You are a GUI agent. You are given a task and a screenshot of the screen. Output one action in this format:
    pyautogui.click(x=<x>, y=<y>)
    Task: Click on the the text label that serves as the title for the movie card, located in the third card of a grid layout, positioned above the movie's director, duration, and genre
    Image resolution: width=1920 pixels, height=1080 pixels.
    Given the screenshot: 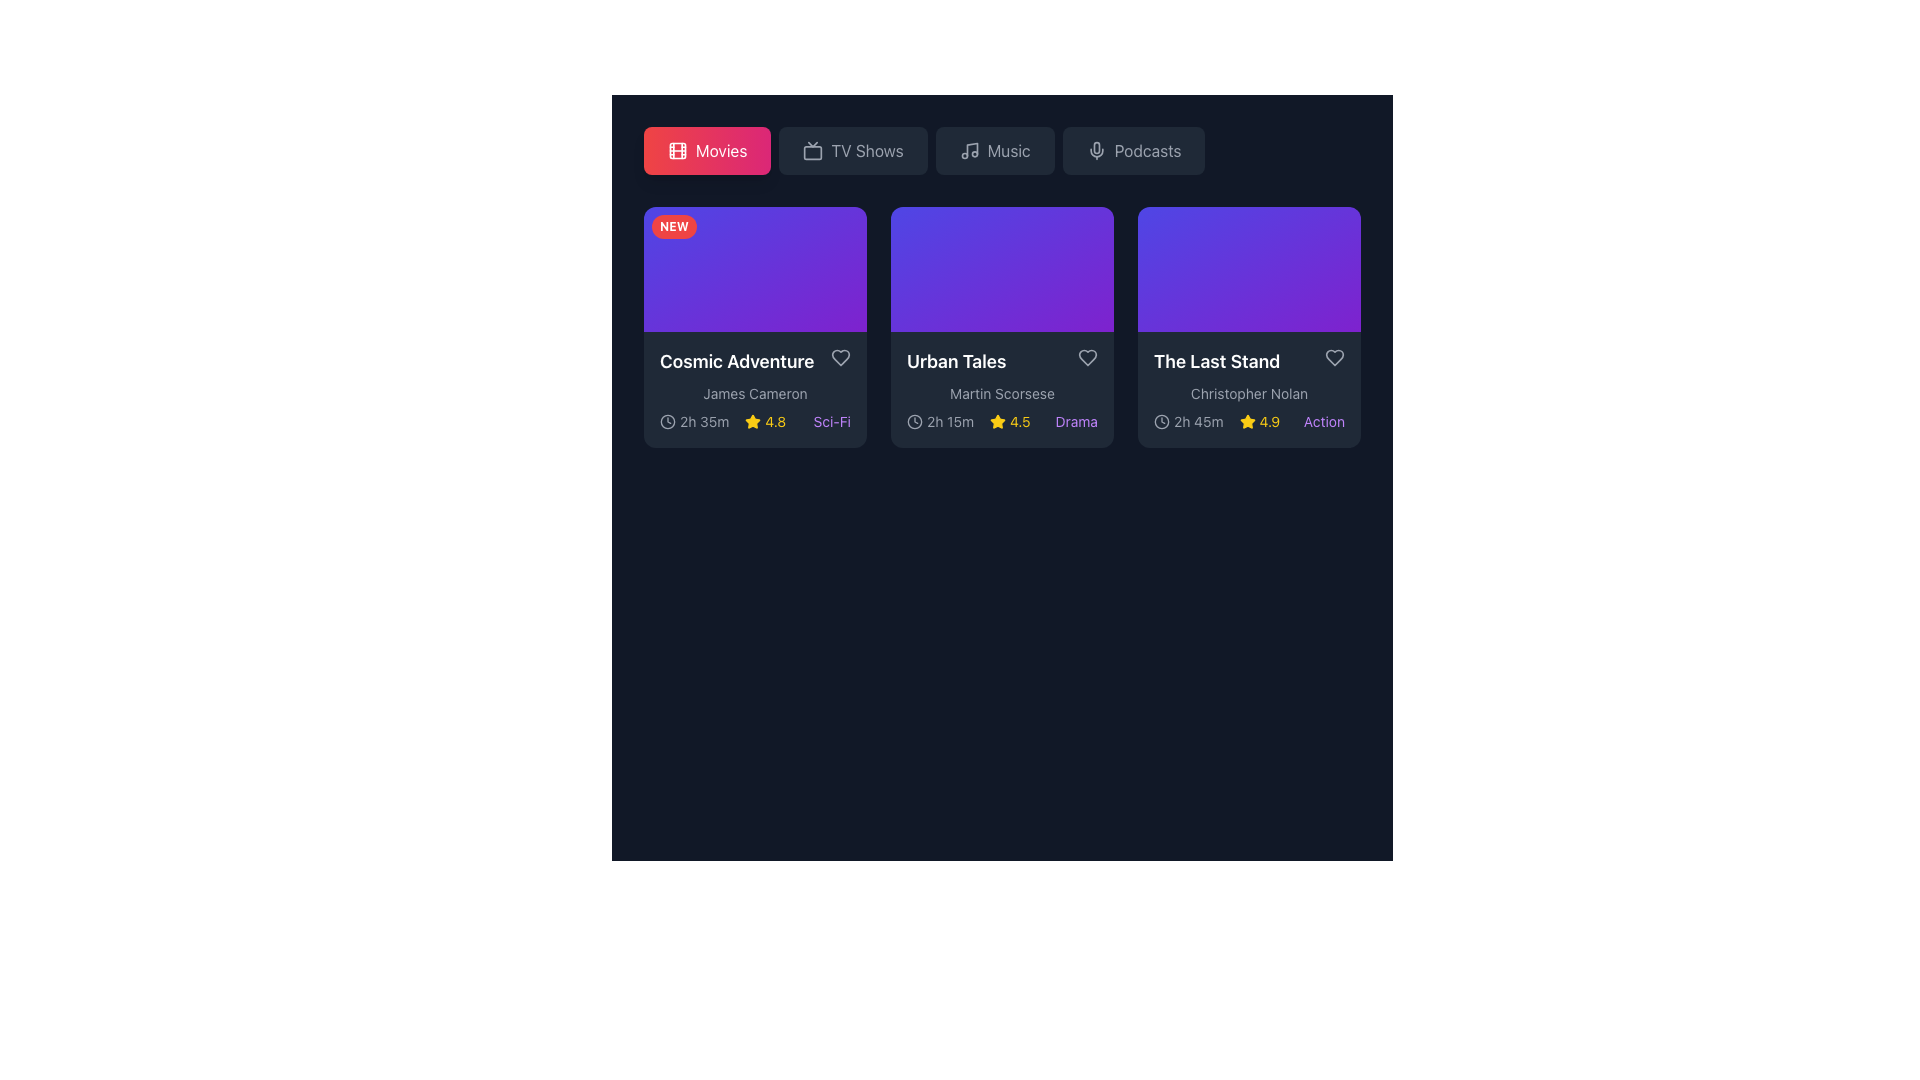 What is the action you would take?
    pyautogui.click(x=1216, y=362)
    